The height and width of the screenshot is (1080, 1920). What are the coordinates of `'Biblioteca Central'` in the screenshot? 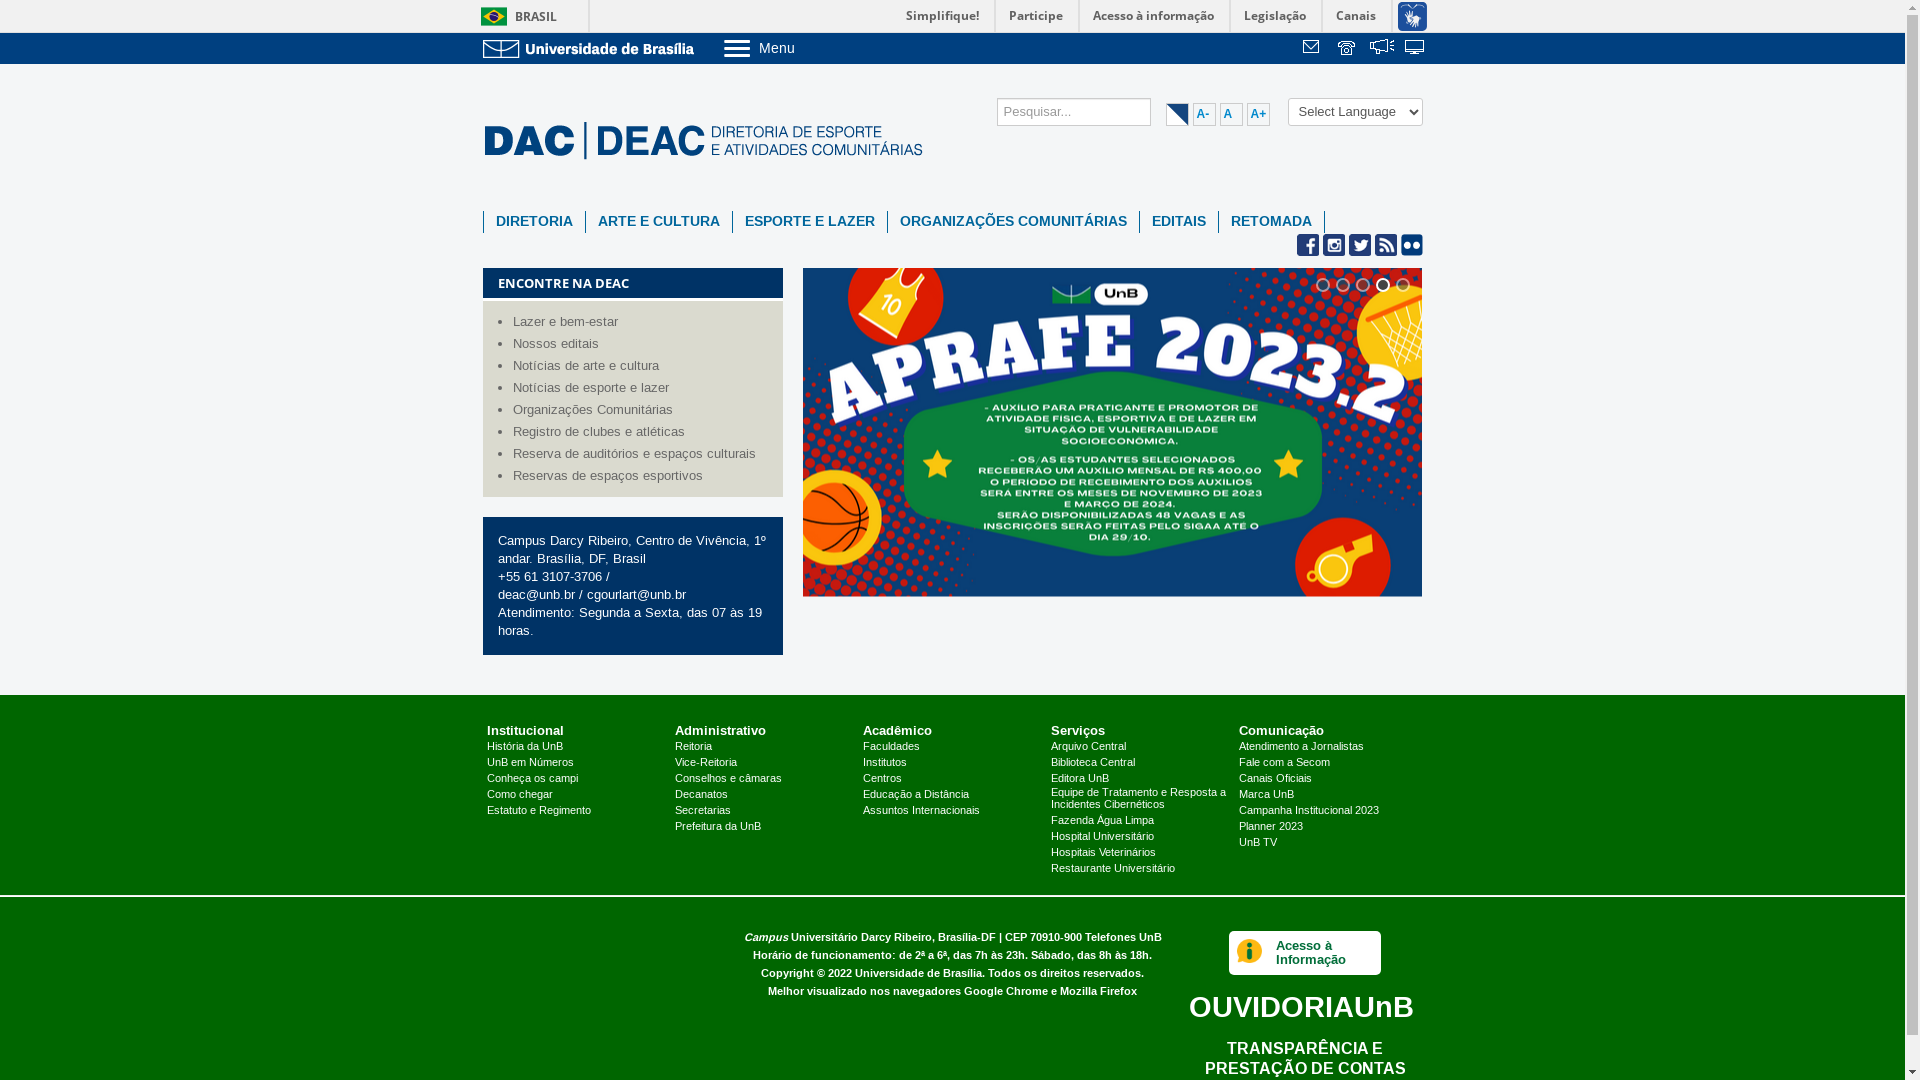 It's located at (1092, 763).